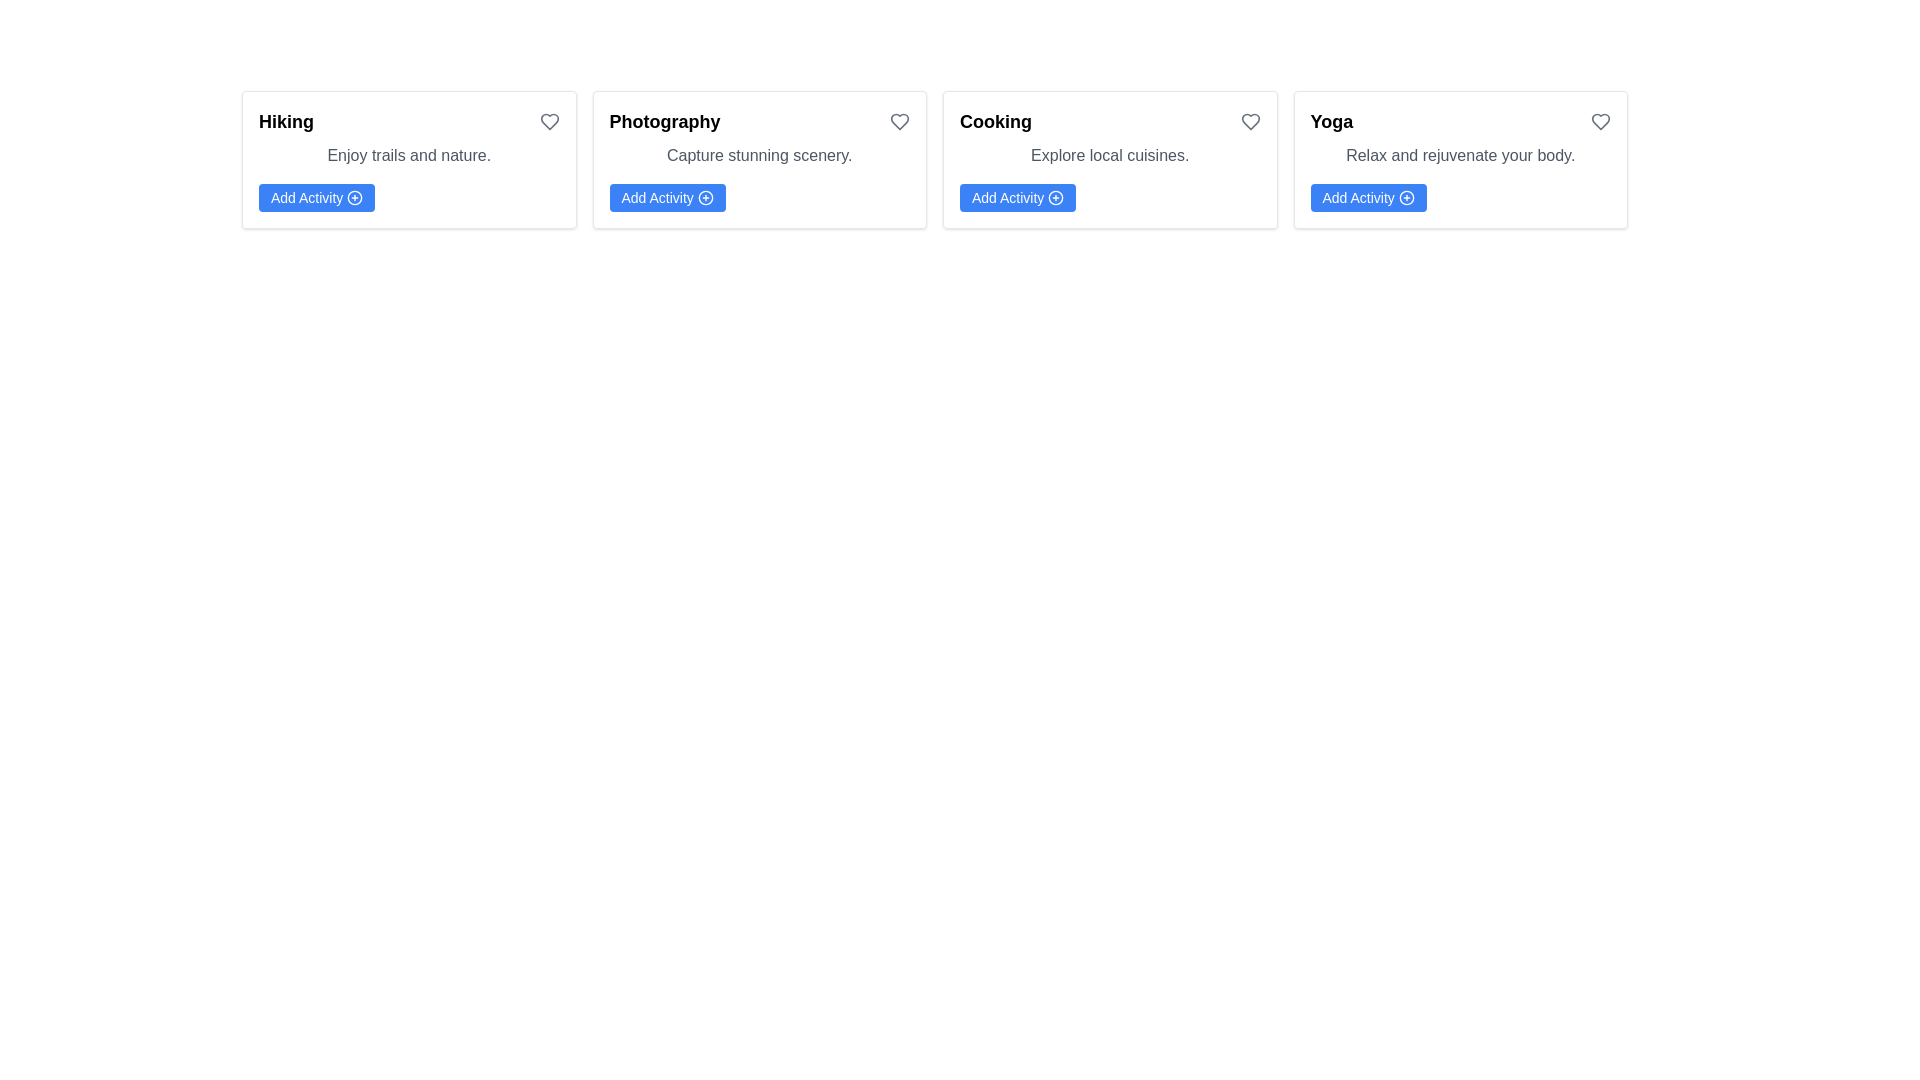  What do you see at coordinates (667, 197) in the screenshot?
I see `the 'Add Activity' button, which has a blue background and white text, located centrally within the second card below the description 'Capture stunning scenery.'` at bounding box center [667, 197].